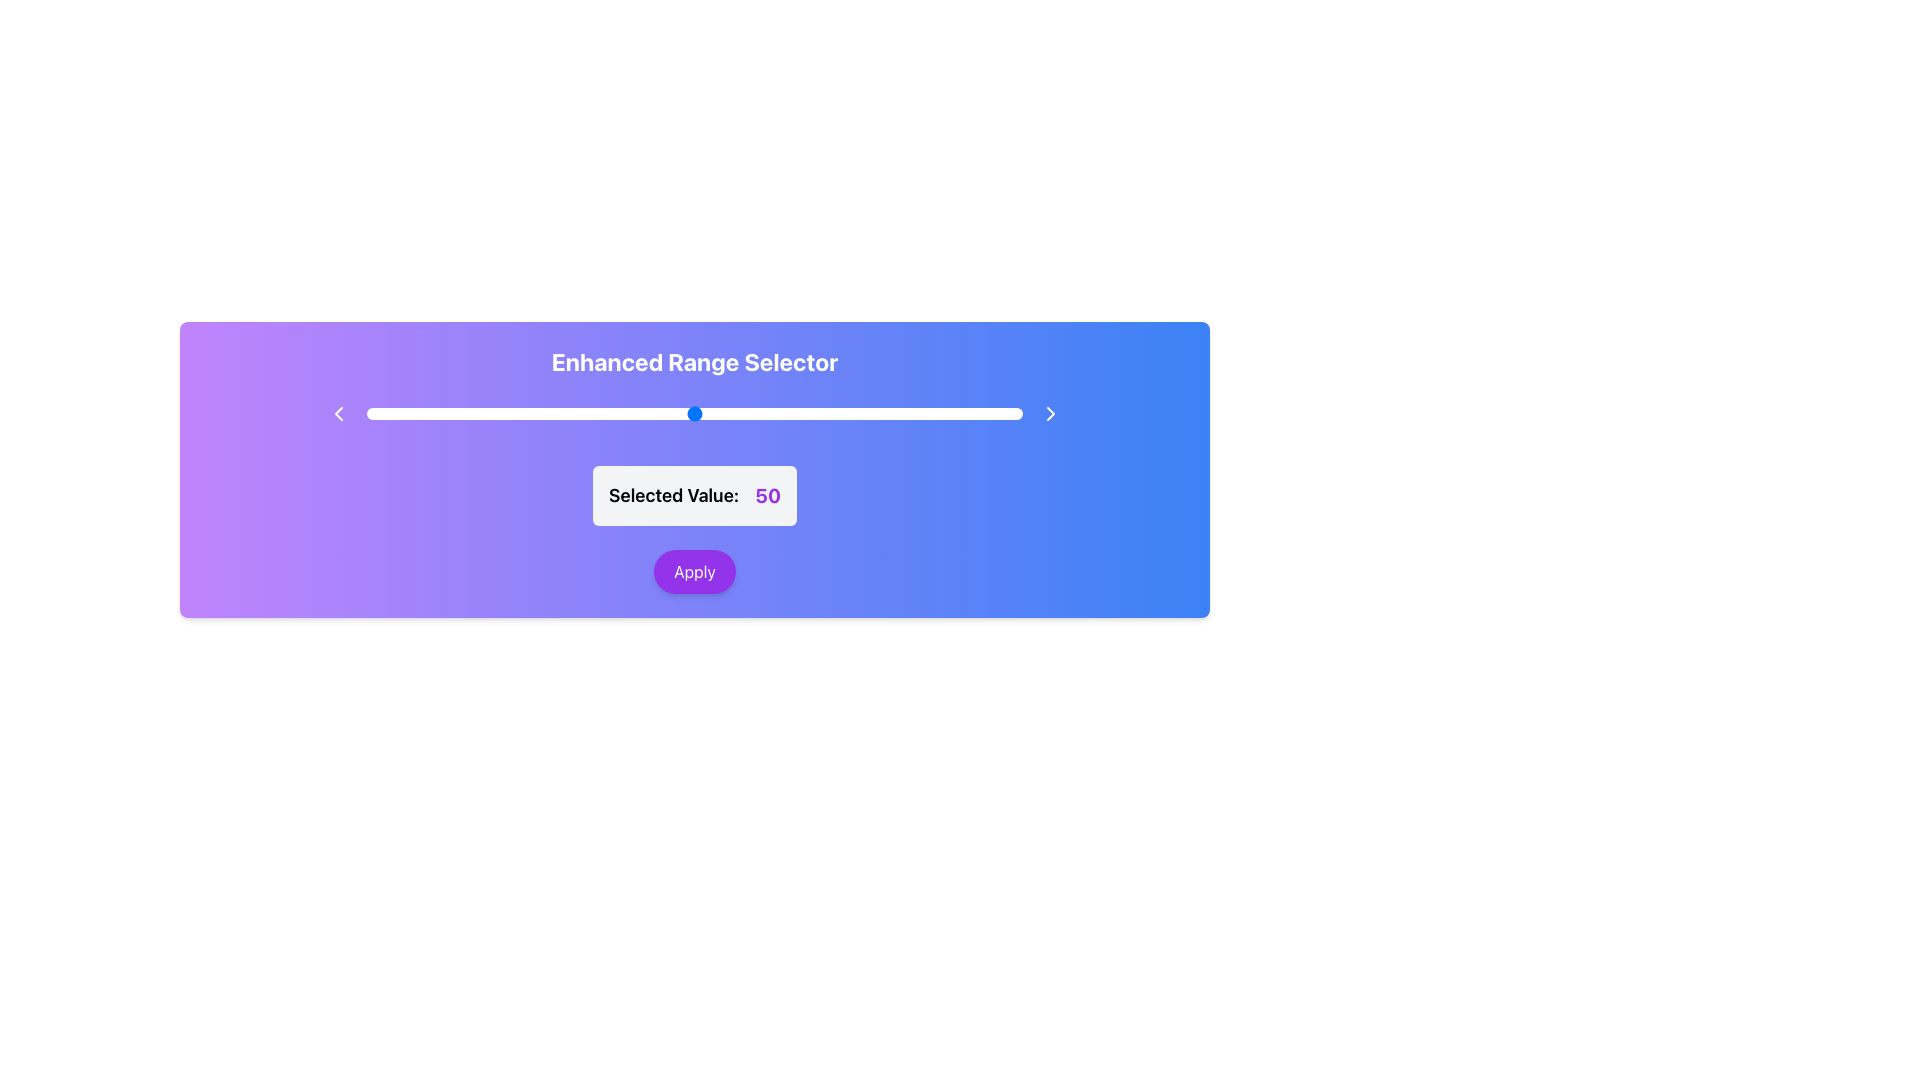 This screenshot has width=1920, height=1080. Describe the element at coordinates (517, 412) in the screenshot. I see `the range slider` at that location.